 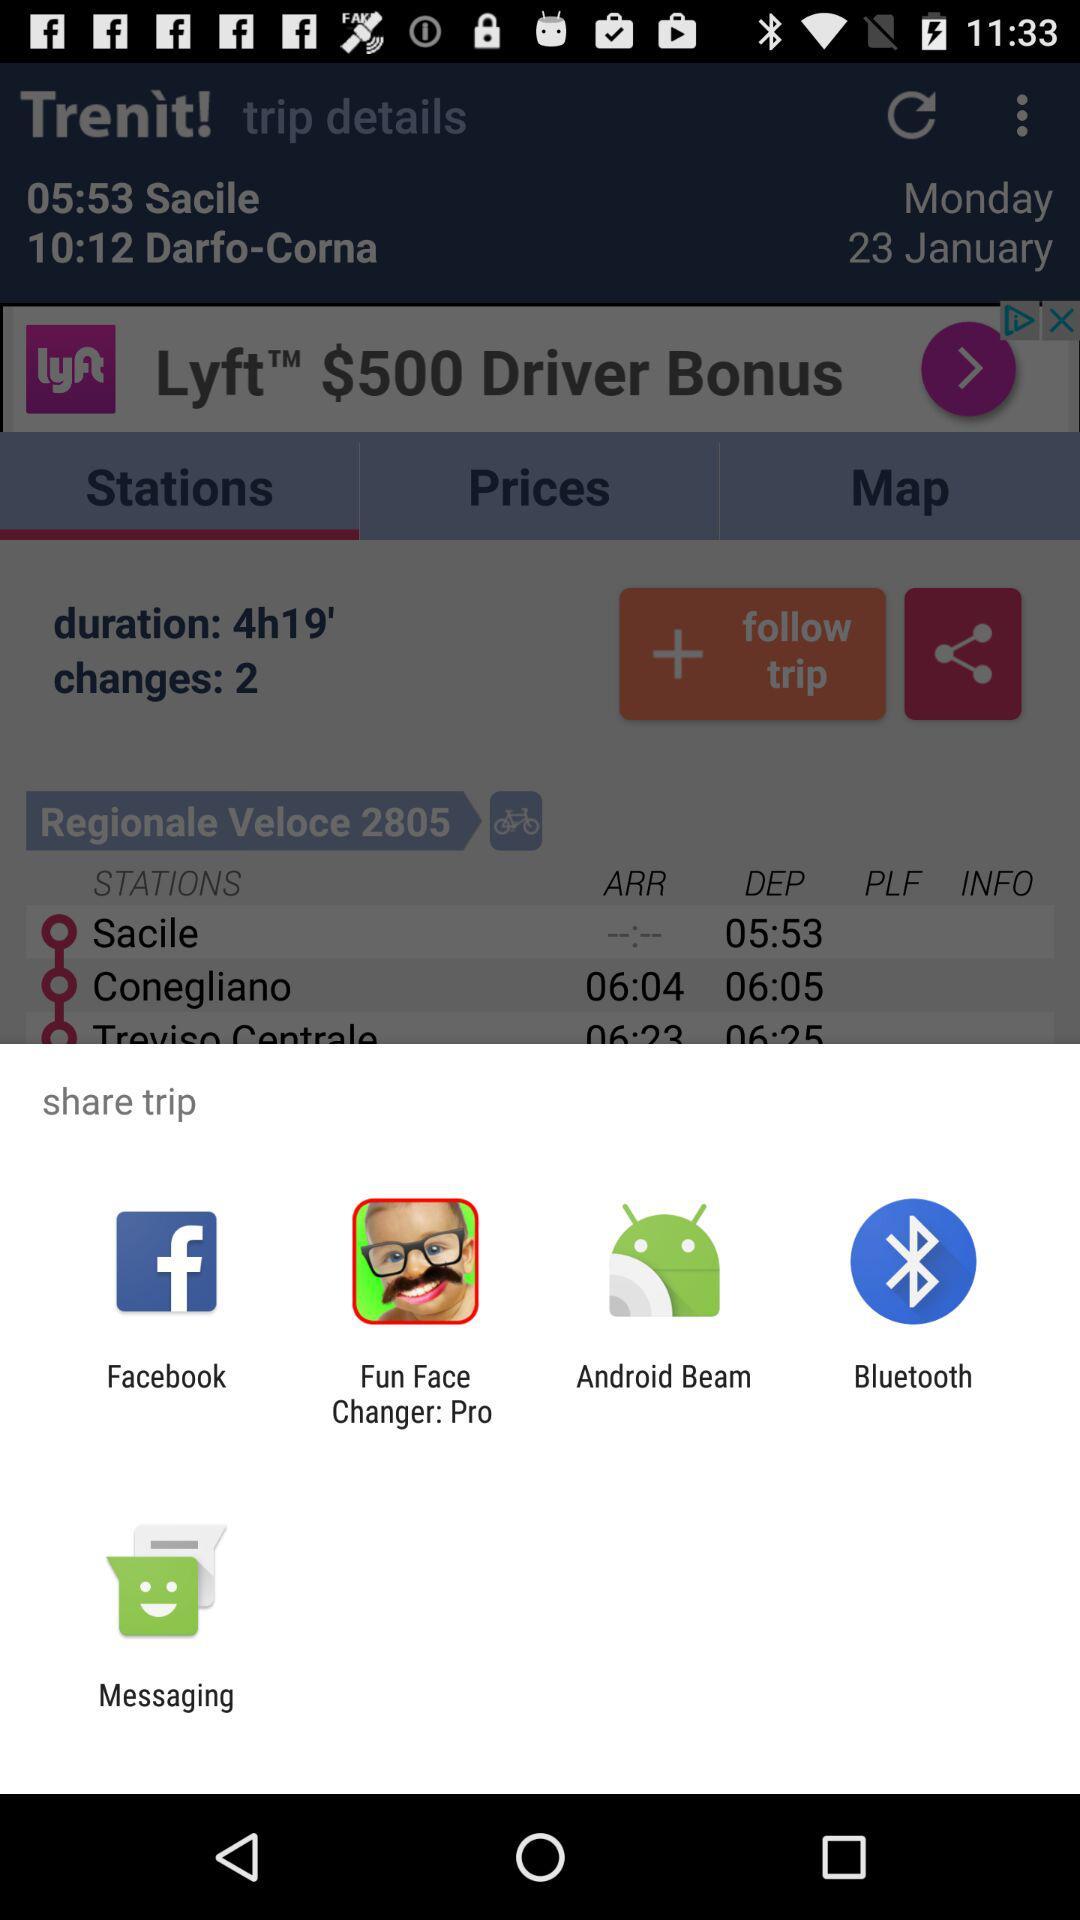 I want to click on the app to the left of bluetooth, so click(x=664, y=1392).